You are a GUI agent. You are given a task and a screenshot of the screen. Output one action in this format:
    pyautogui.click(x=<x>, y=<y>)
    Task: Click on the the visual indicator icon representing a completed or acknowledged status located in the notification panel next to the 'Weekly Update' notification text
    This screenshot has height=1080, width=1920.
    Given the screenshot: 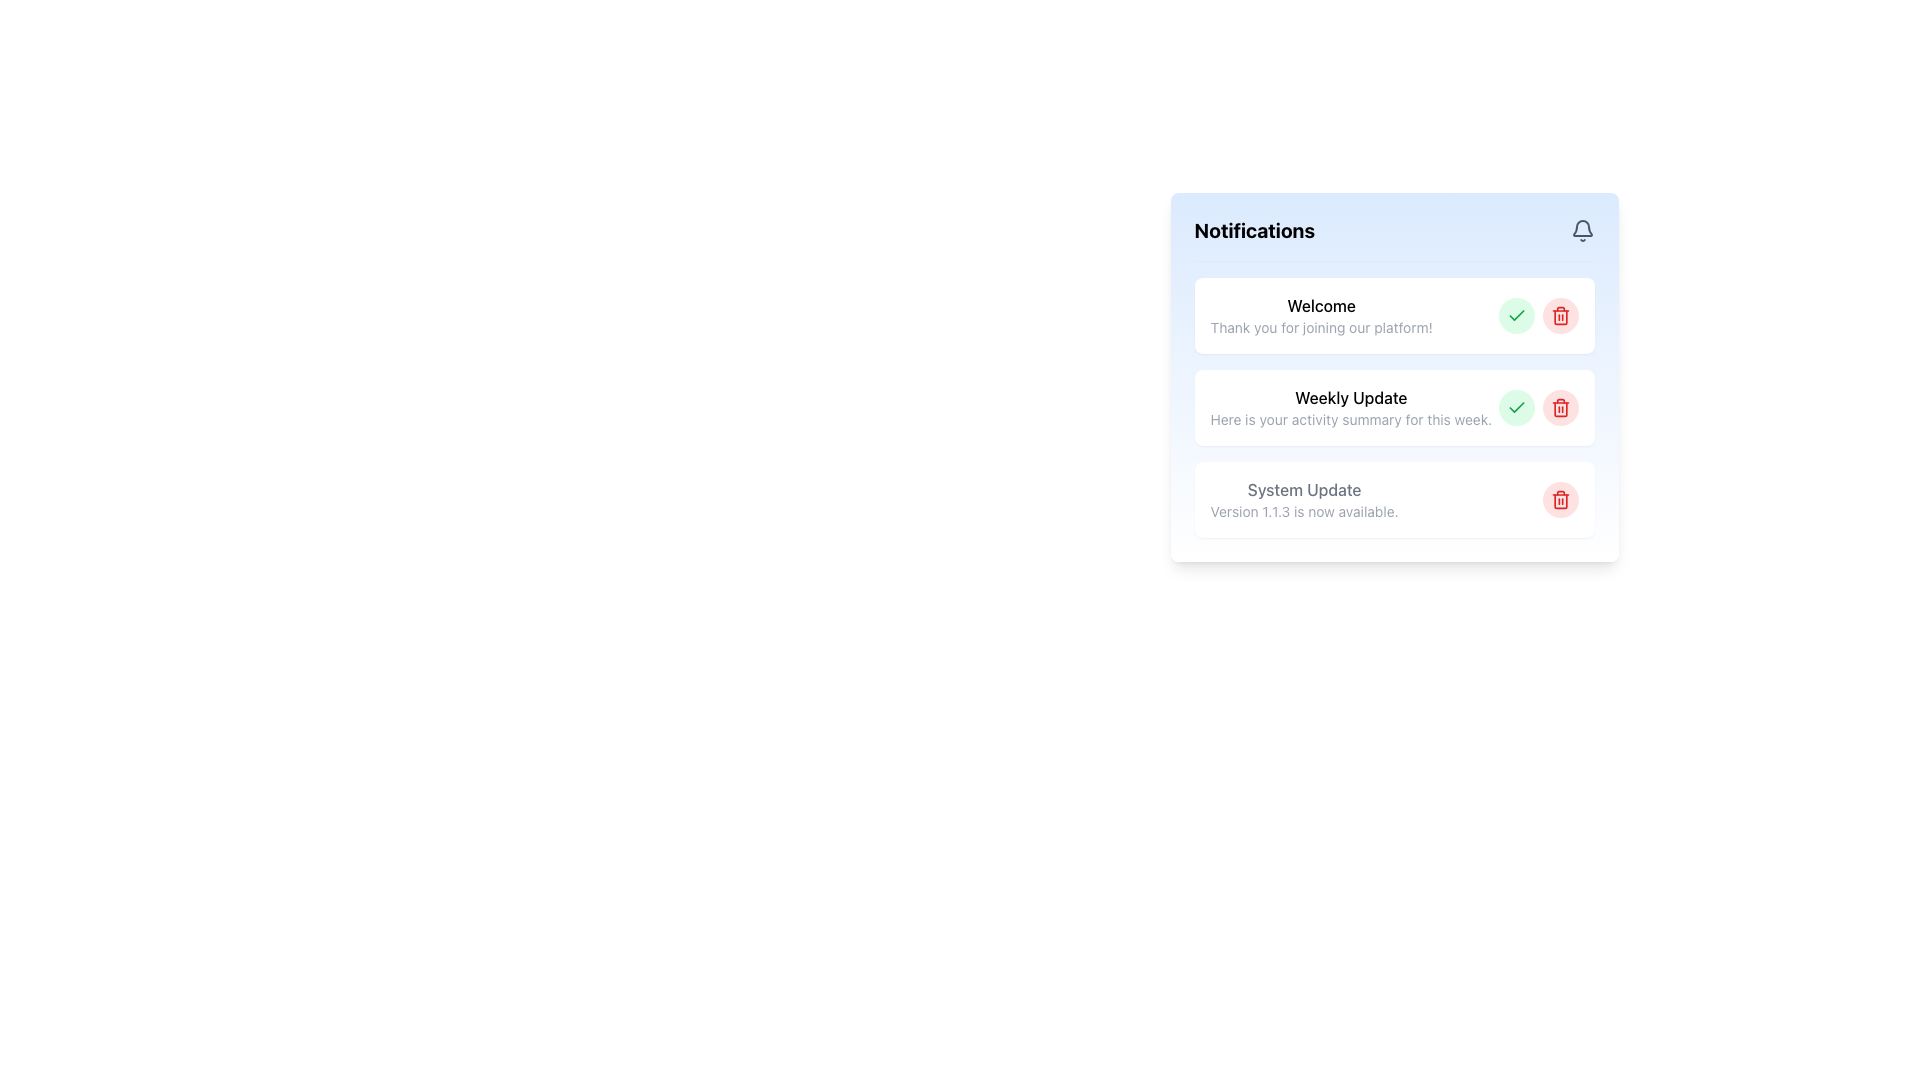 What is the action you would take?
    pyautogui.click(x=1516, y=315)
    